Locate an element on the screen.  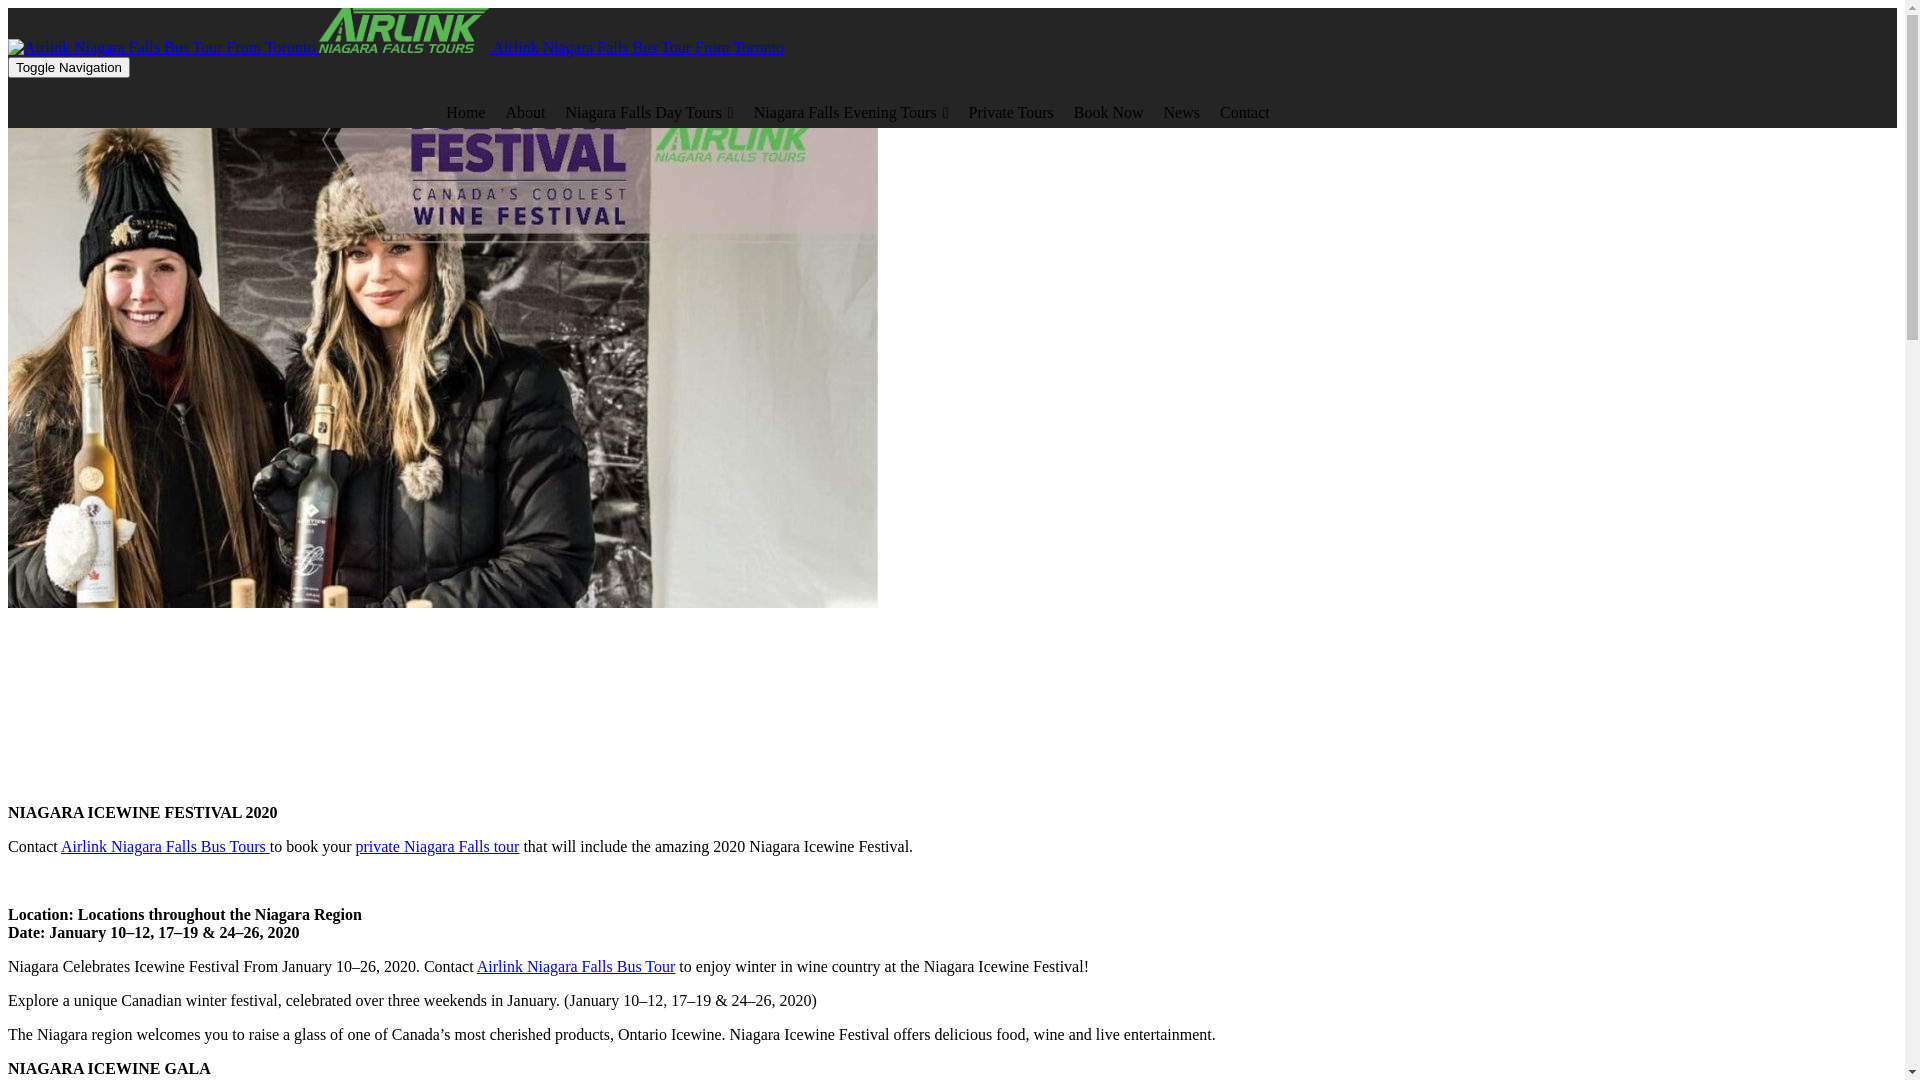
'Niagara Falls Day Tours' is located at coordinates (648, 112).